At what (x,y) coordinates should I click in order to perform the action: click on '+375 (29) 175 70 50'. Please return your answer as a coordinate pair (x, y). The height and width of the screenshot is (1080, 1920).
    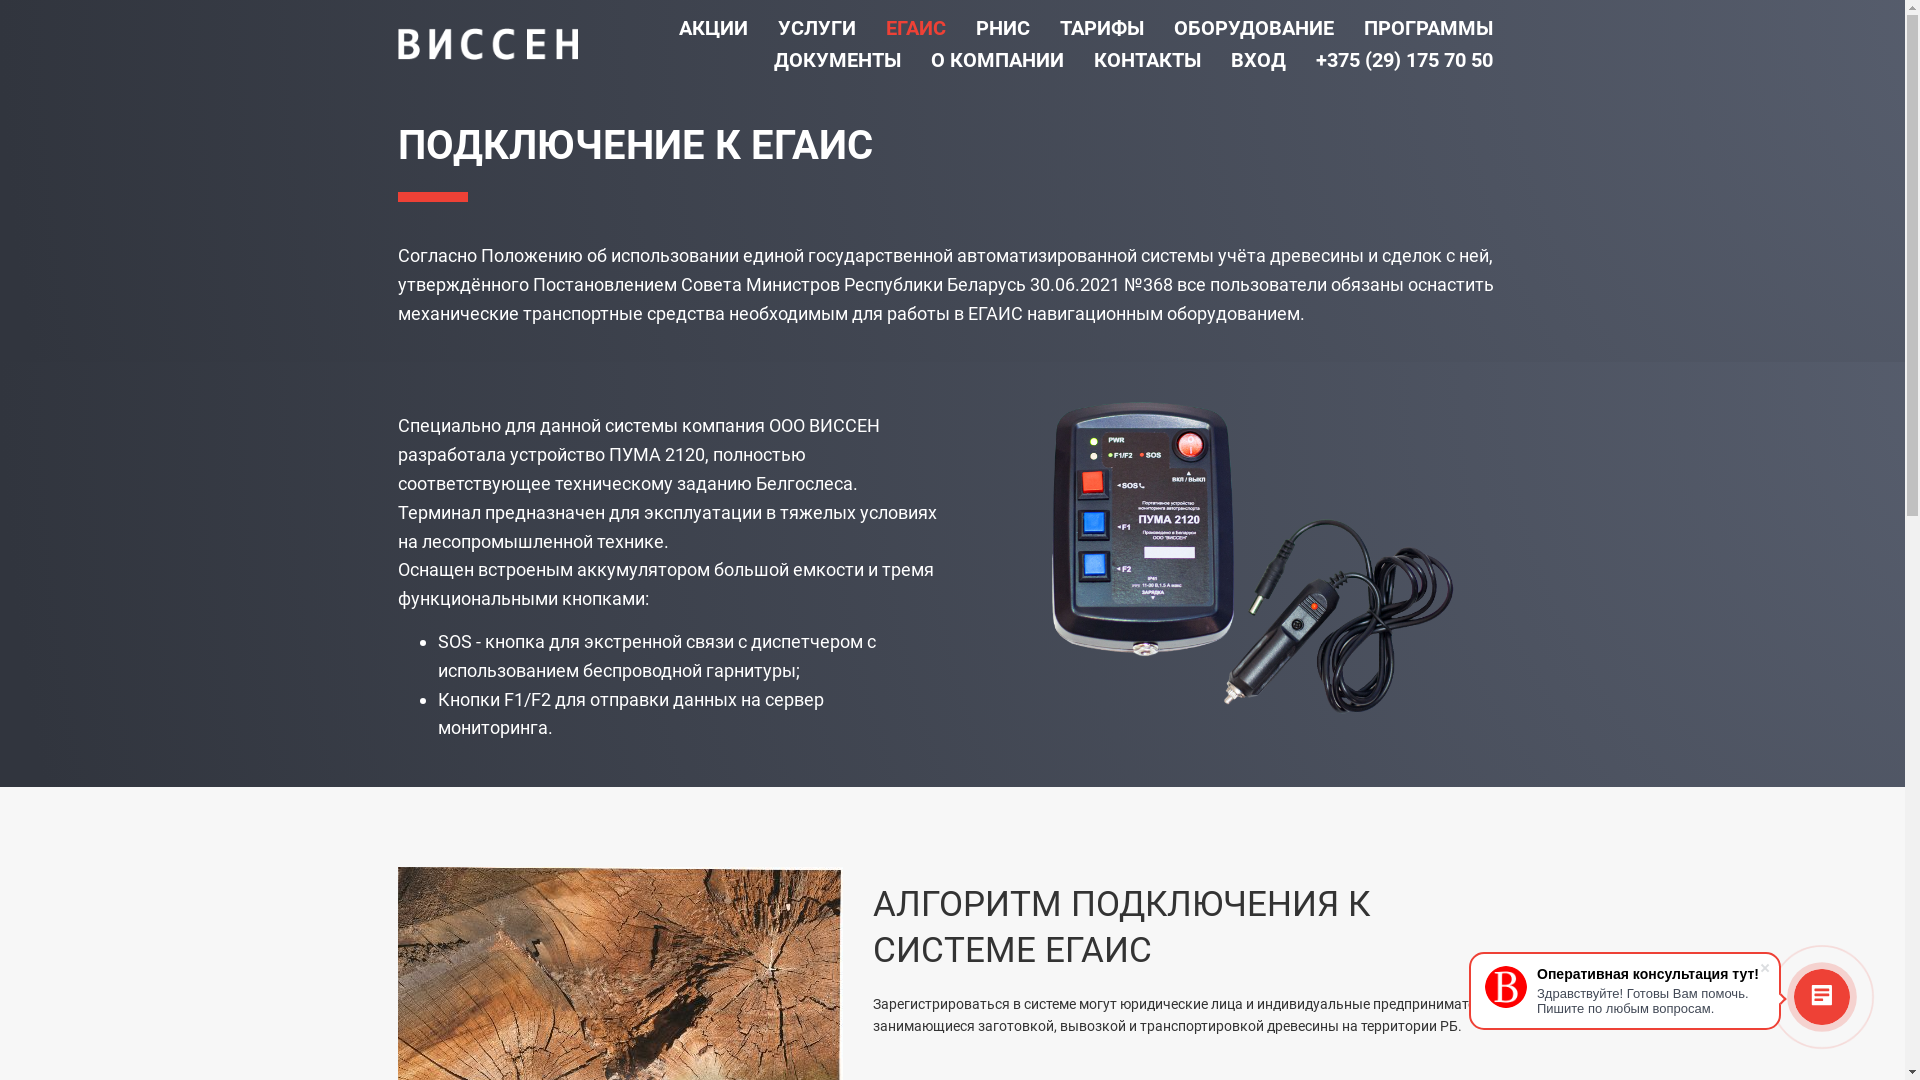
    Looking at the image, I should click on (1403, 59).